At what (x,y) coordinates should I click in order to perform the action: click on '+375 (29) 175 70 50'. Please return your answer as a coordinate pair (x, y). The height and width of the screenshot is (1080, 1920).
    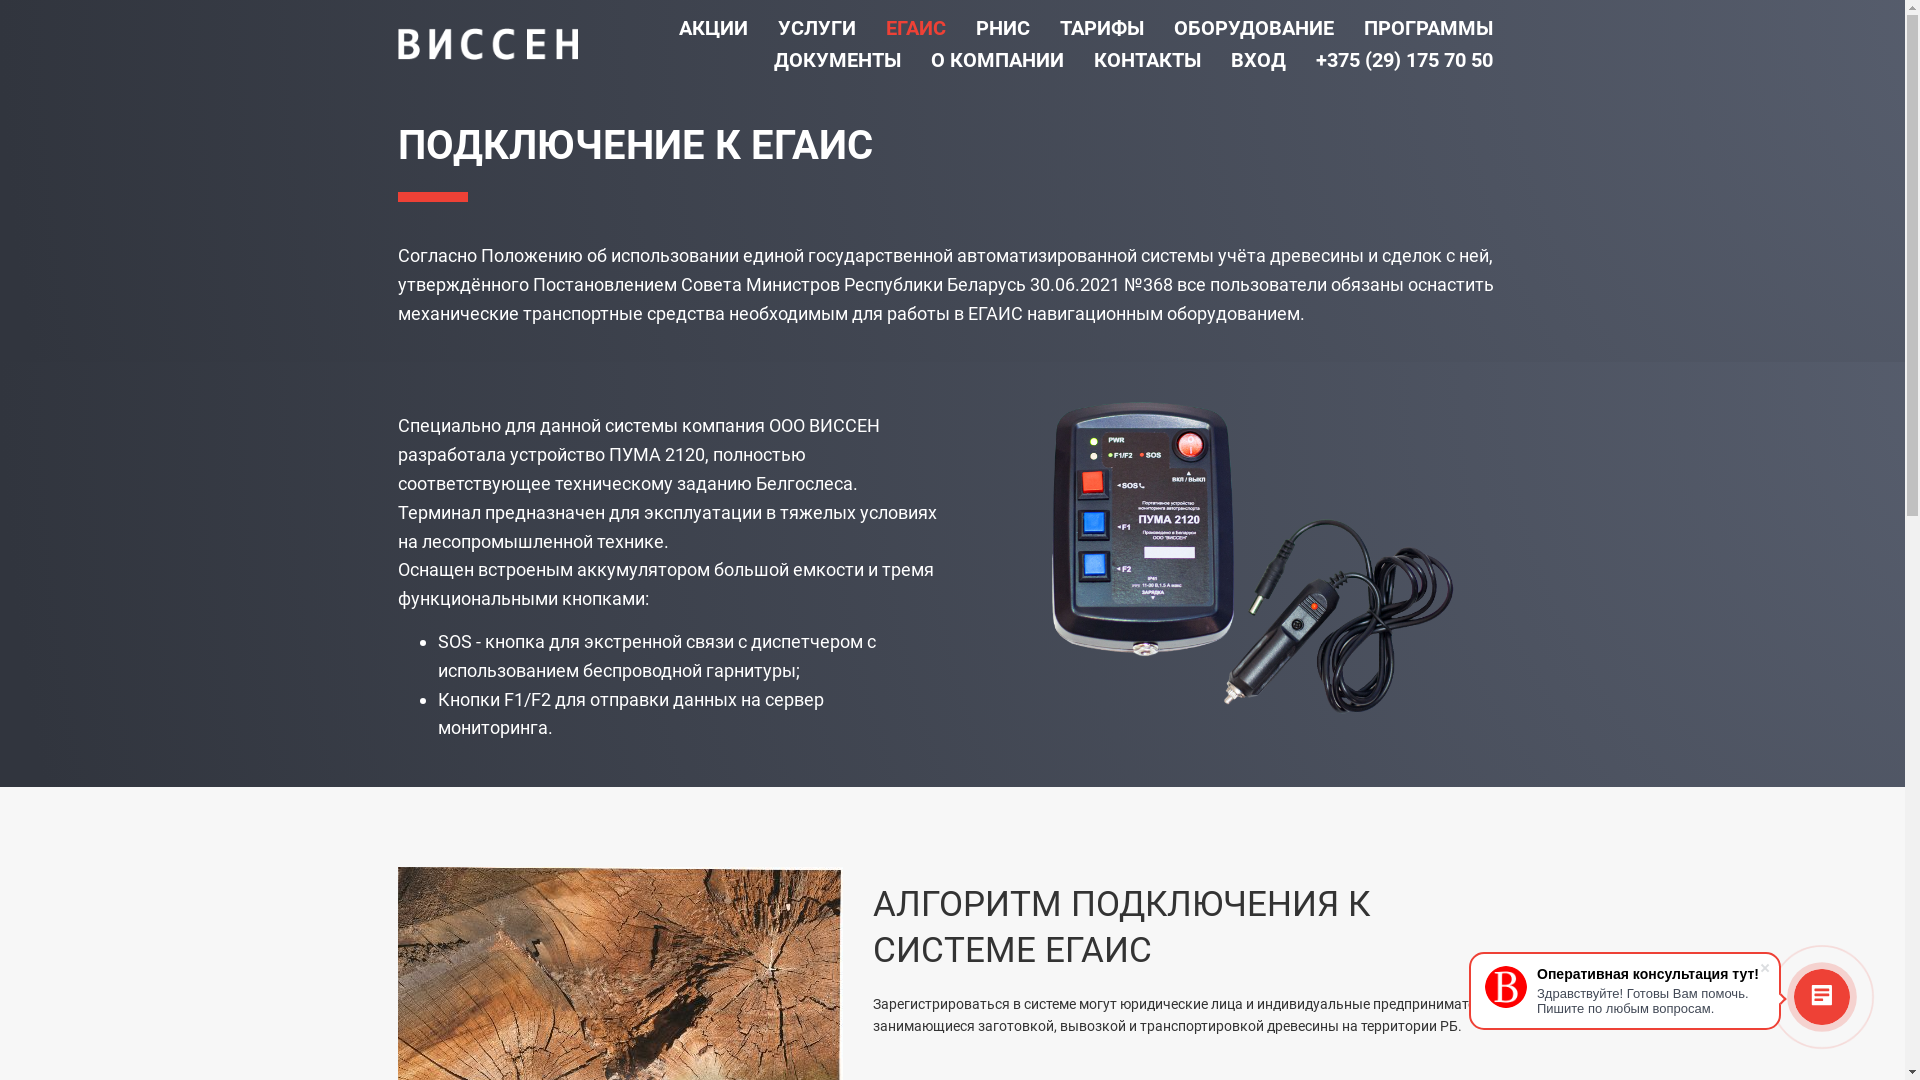
    Looking at the image, I should click on (1403, 59).